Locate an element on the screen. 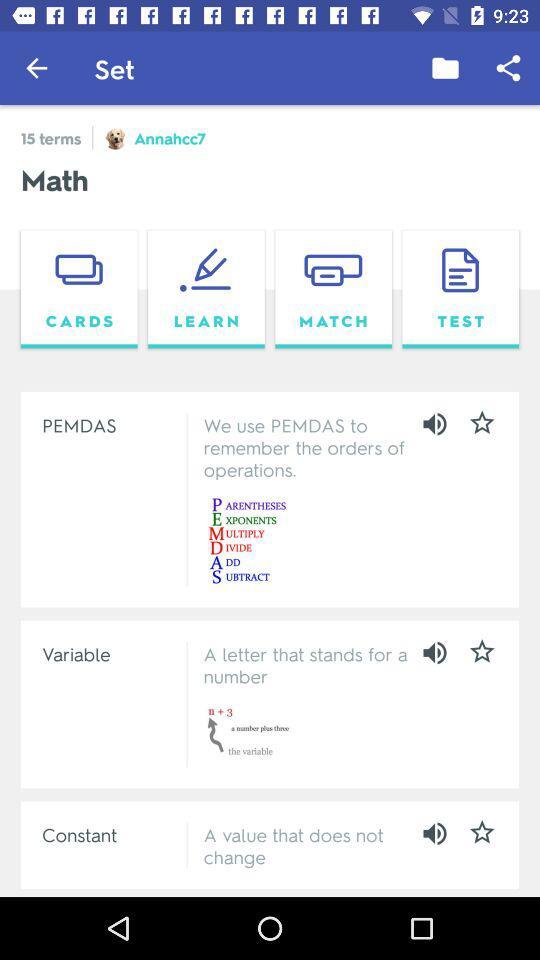 This screenshot has height=960, width=540. item above the math icon is located at coordinates (445, 68).